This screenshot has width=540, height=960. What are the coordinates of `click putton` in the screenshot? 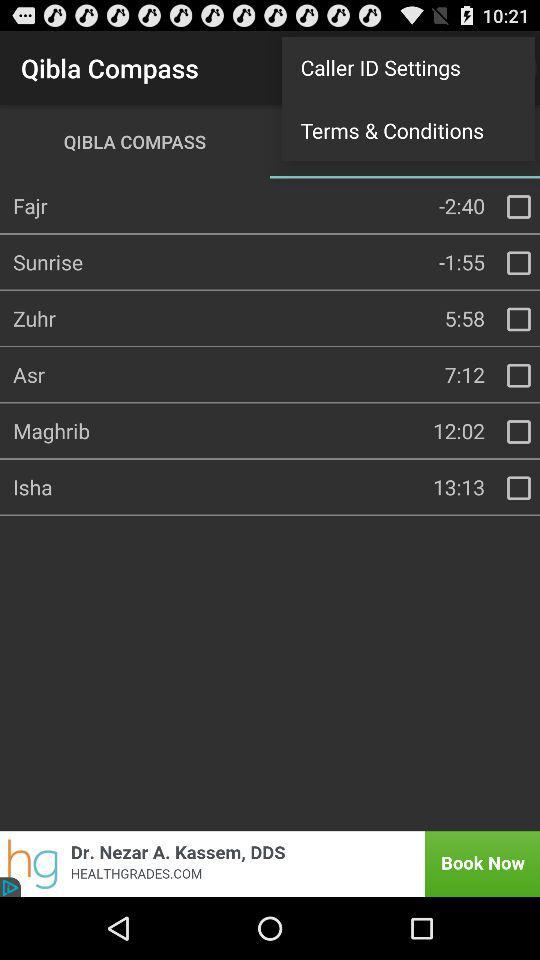 It's located at (518, 487).